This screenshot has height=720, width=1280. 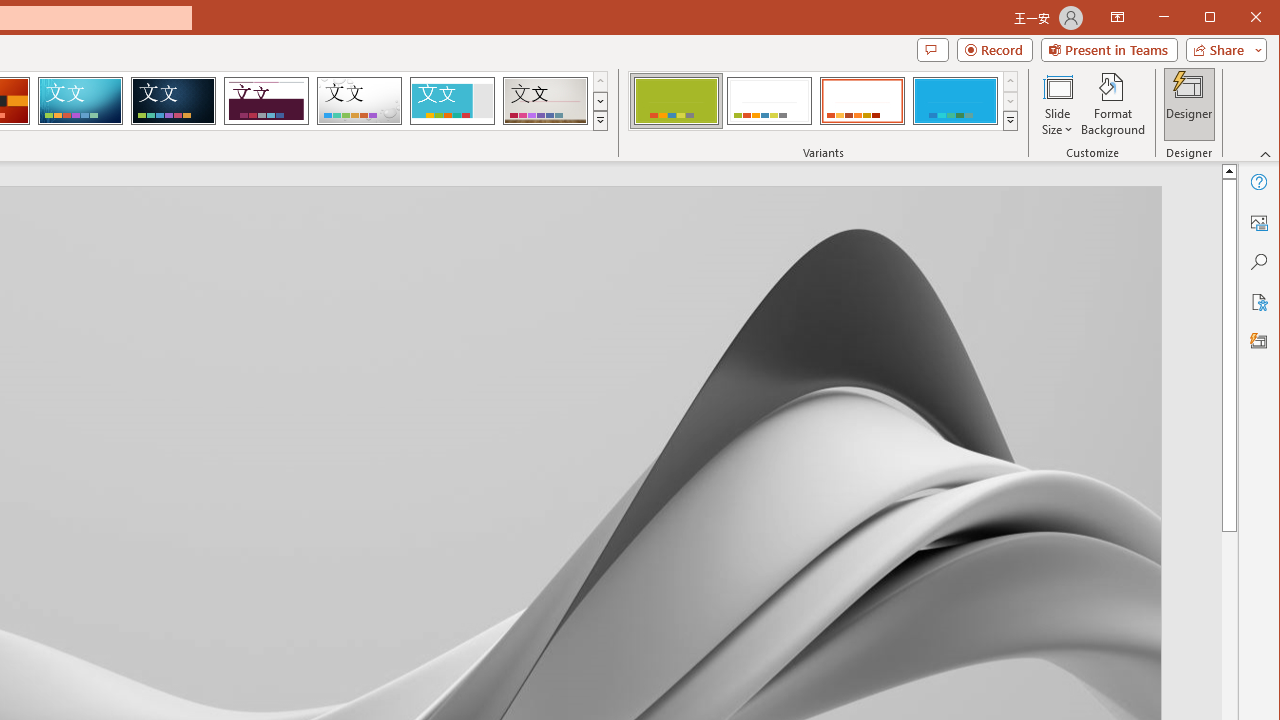 I want to click on 'Basis Variant 2', so click(x=768, y=100).